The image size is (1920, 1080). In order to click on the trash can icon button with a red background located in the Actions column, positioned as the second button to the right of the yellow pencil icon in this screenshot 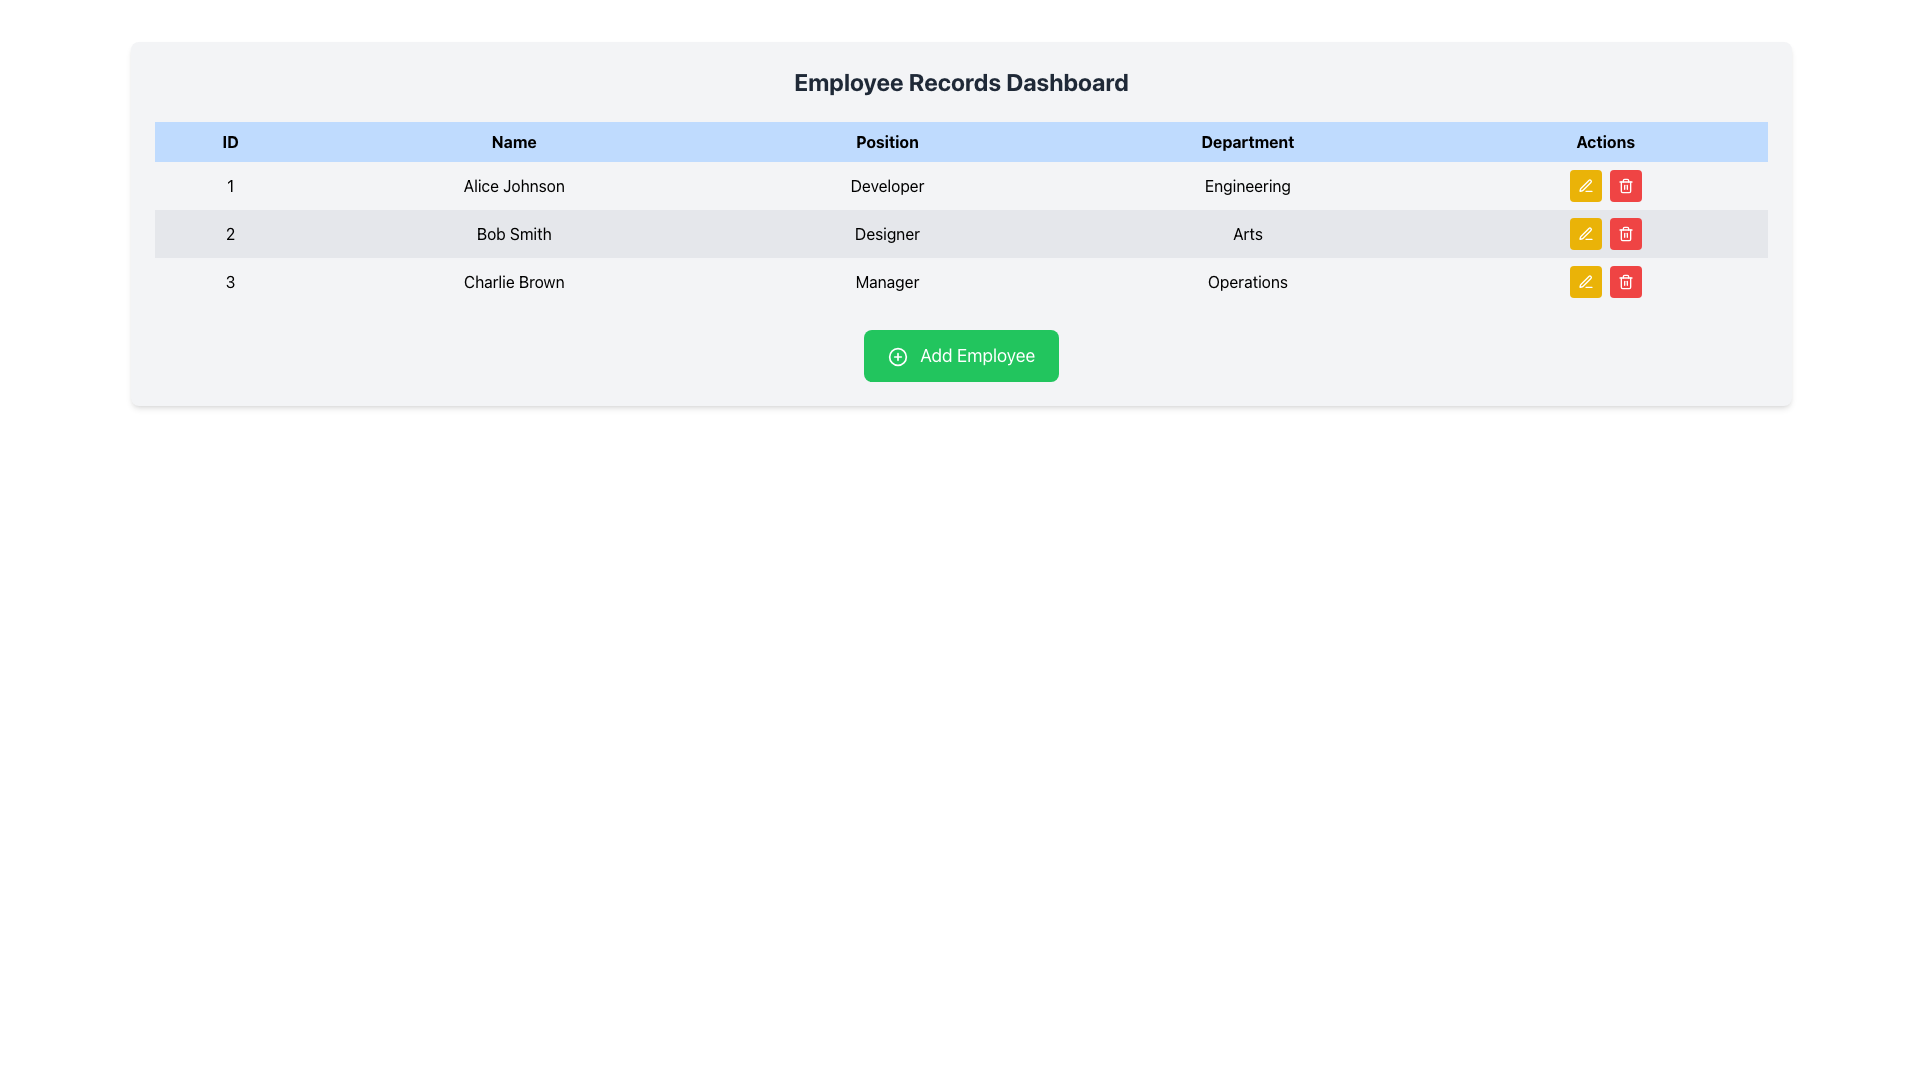, I will do `click(1625, 281)`.